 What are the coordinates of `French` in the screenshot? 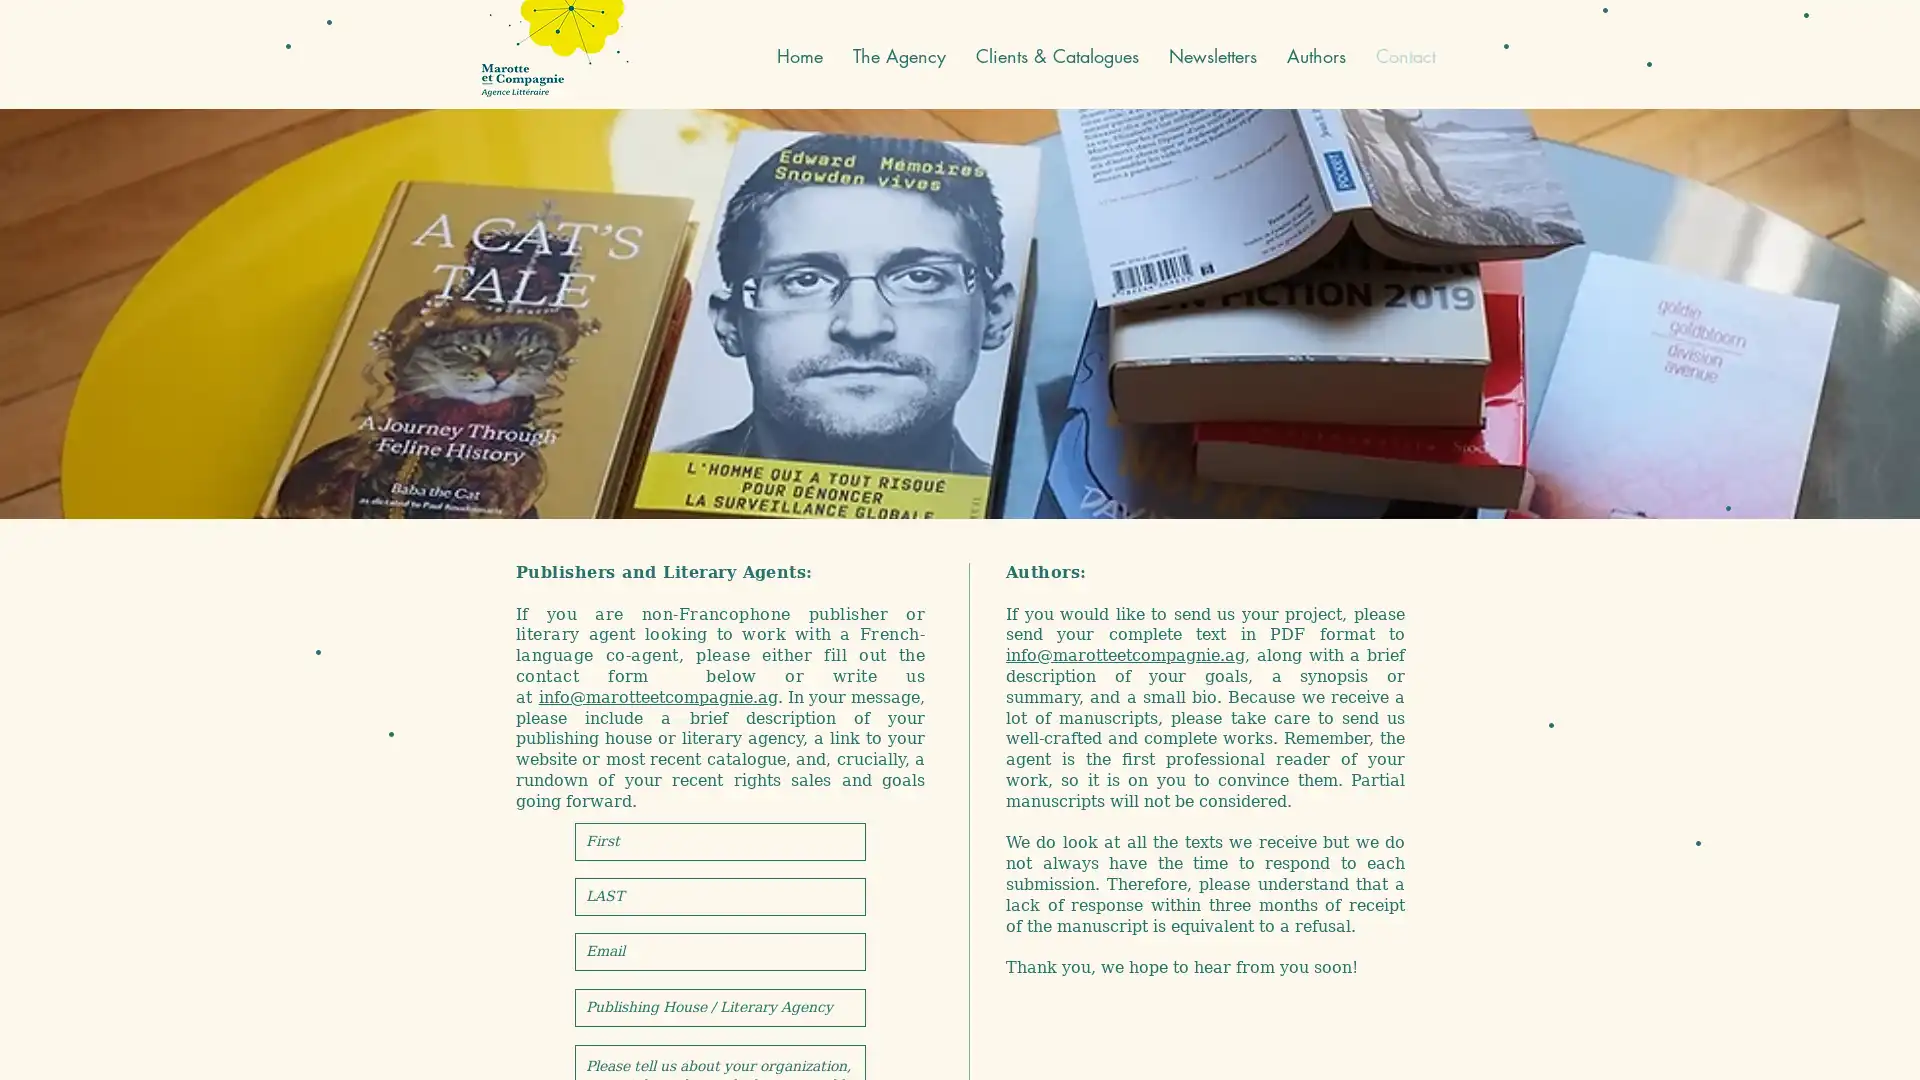 It's located at (667, 55).